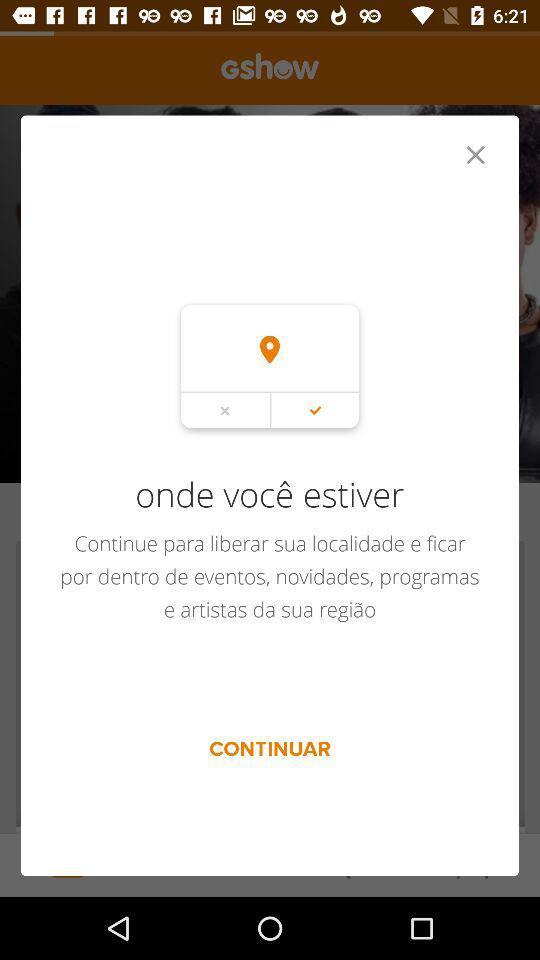 Image resolution: width=540 pixels, height=960 pixels. Describe the element at coordinates (474, 164) in the screenshot. I see `the close icon` at that location.